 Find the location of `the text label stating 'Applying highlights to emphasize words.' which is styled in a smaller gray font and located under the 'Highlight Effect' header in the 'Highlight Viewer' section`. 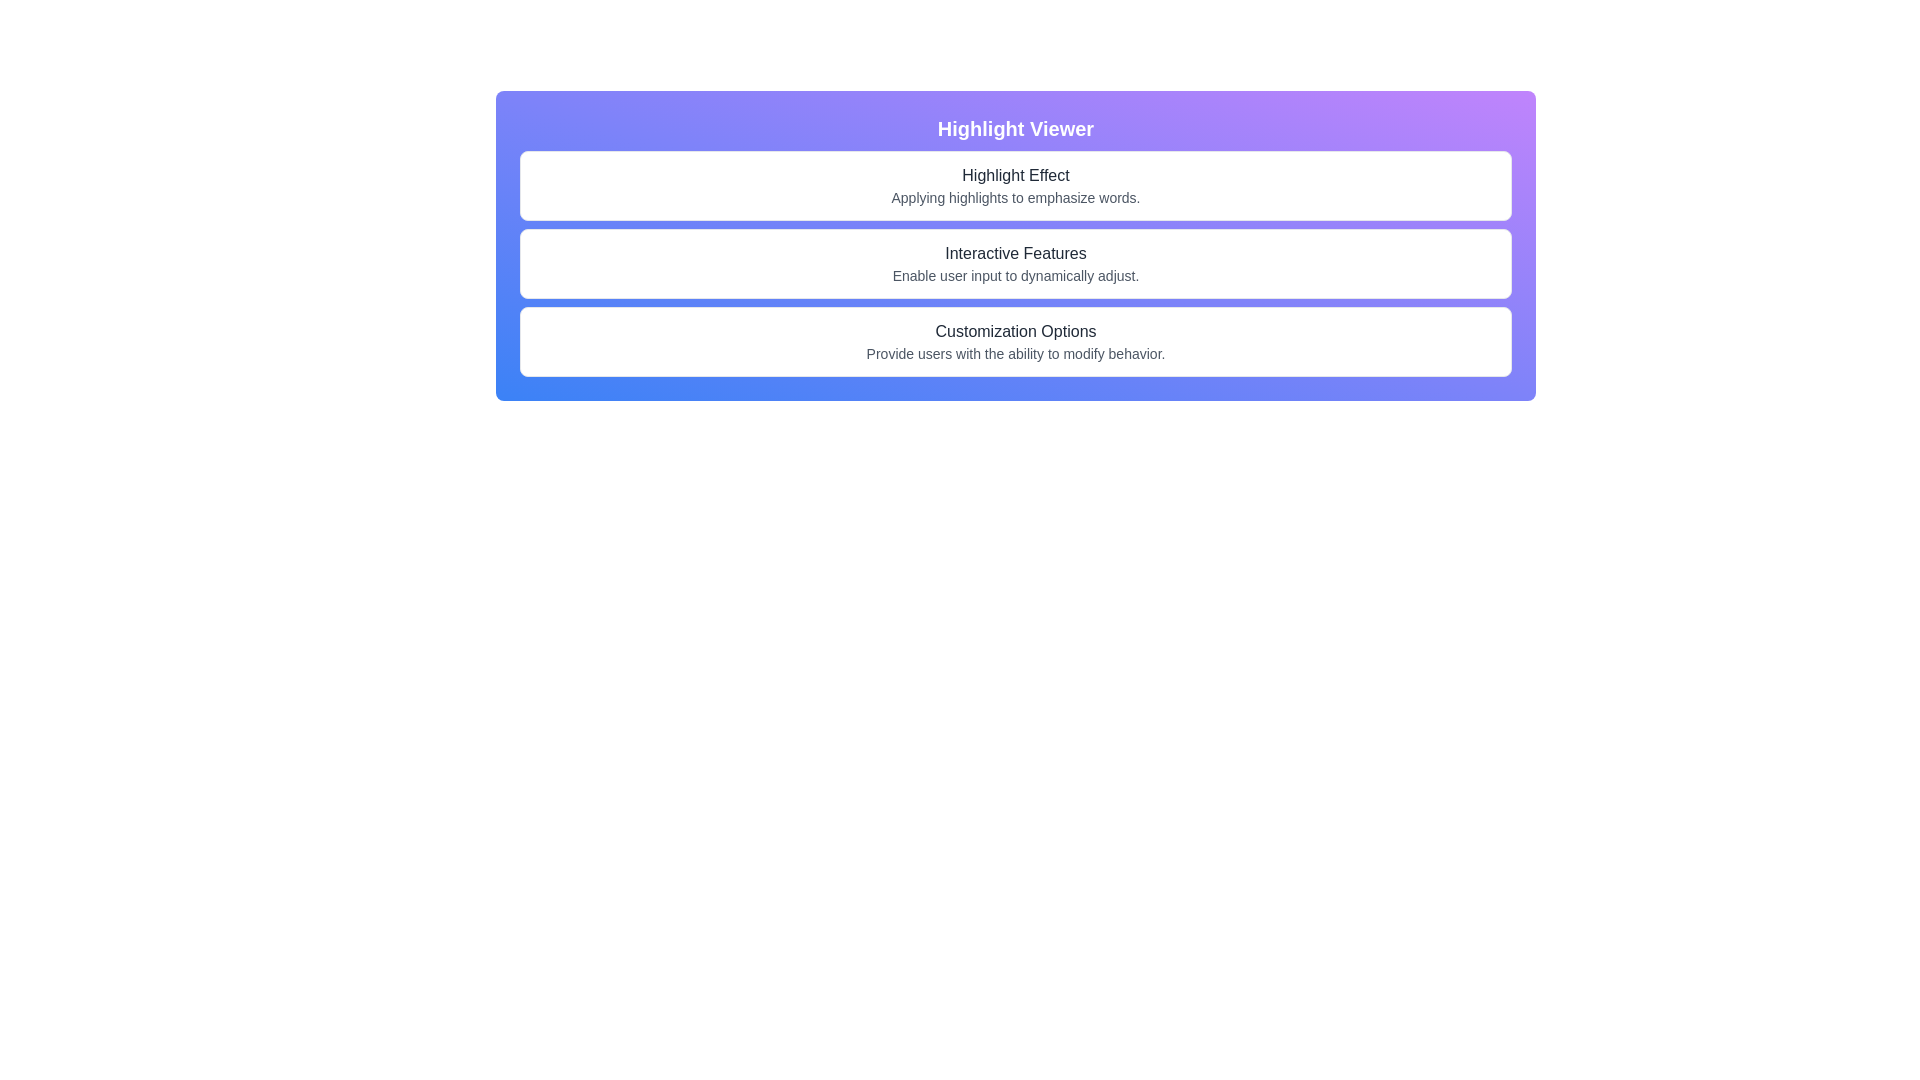

the text label stating 'Applying highlights to emphasize words.' which is styled in a smaller gray font and located under the 'Highlight Effect' header in the 'Highlight Viewer' section is located at coordinates (1016, 197).